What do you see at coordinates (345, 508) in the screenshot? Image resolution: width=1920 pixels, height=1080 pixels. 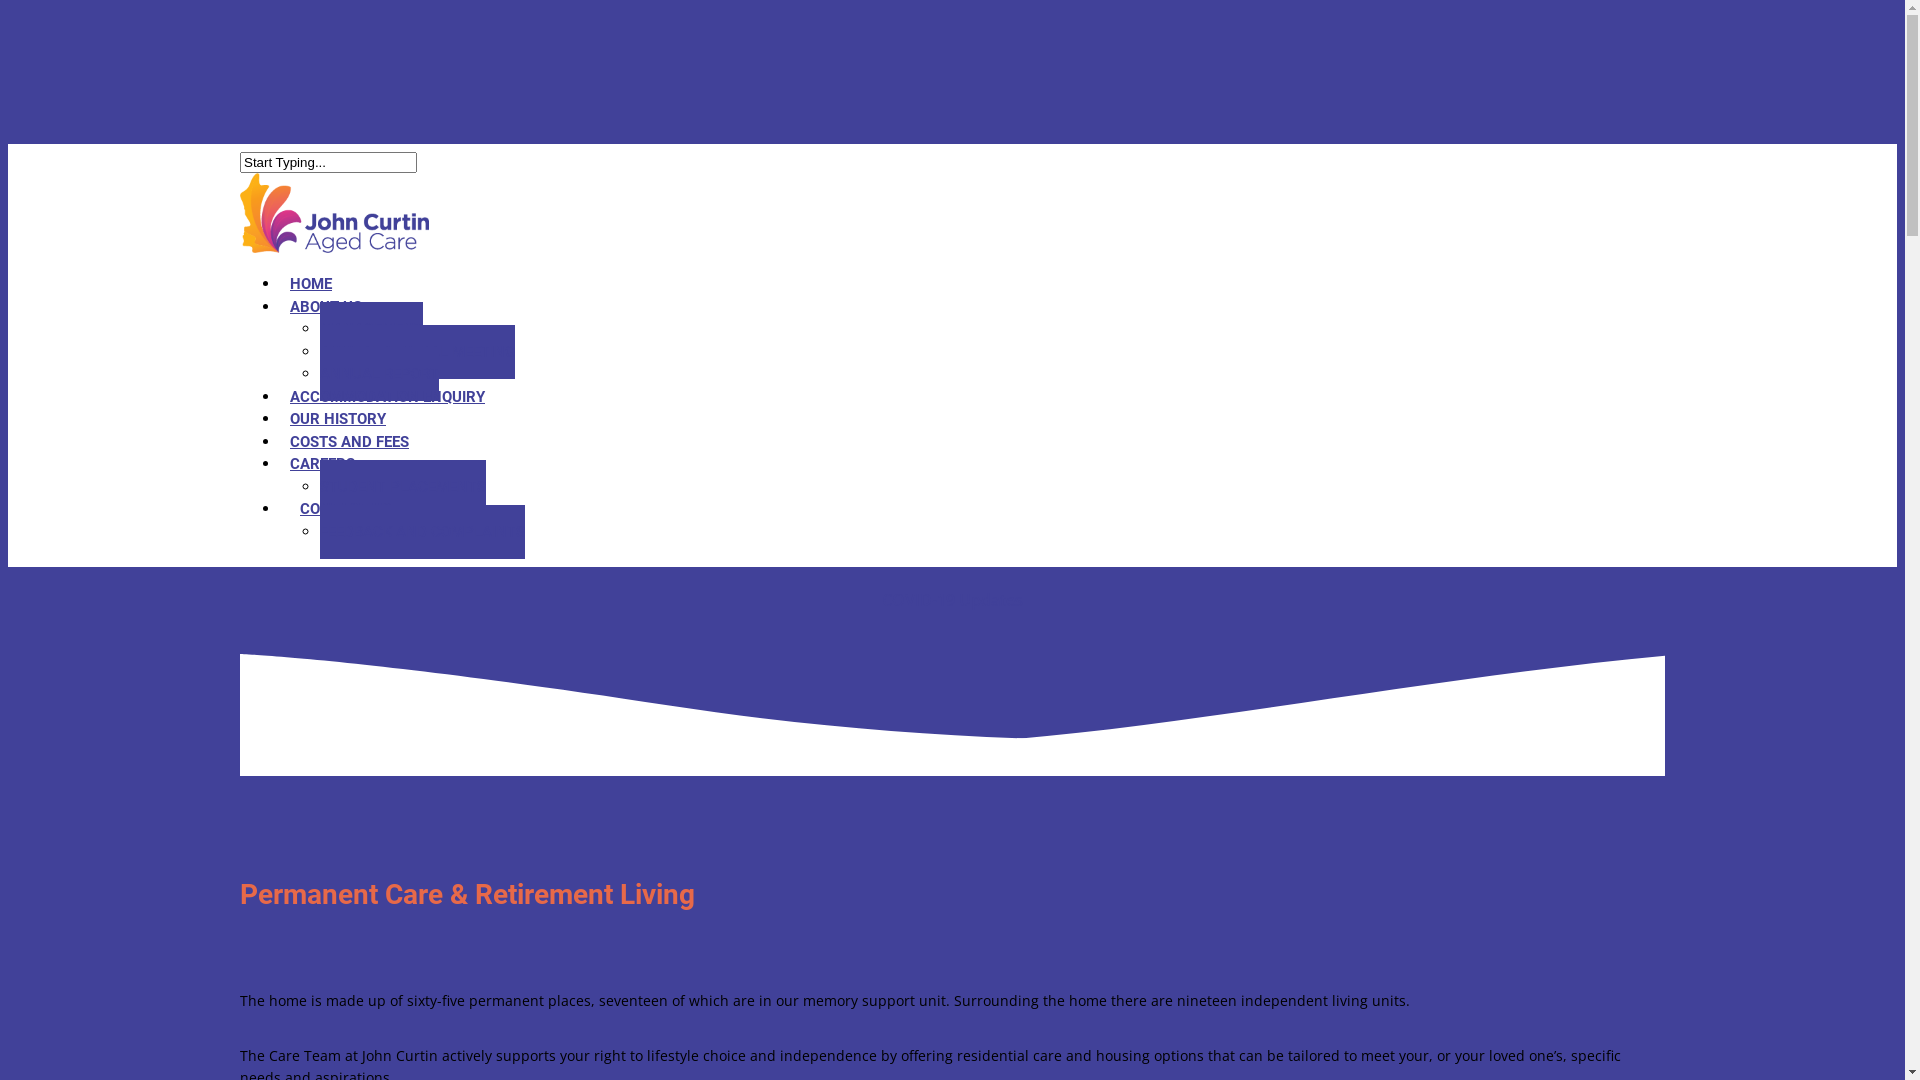 I see `'CONTACT US'` at bounding box center [345, 508].